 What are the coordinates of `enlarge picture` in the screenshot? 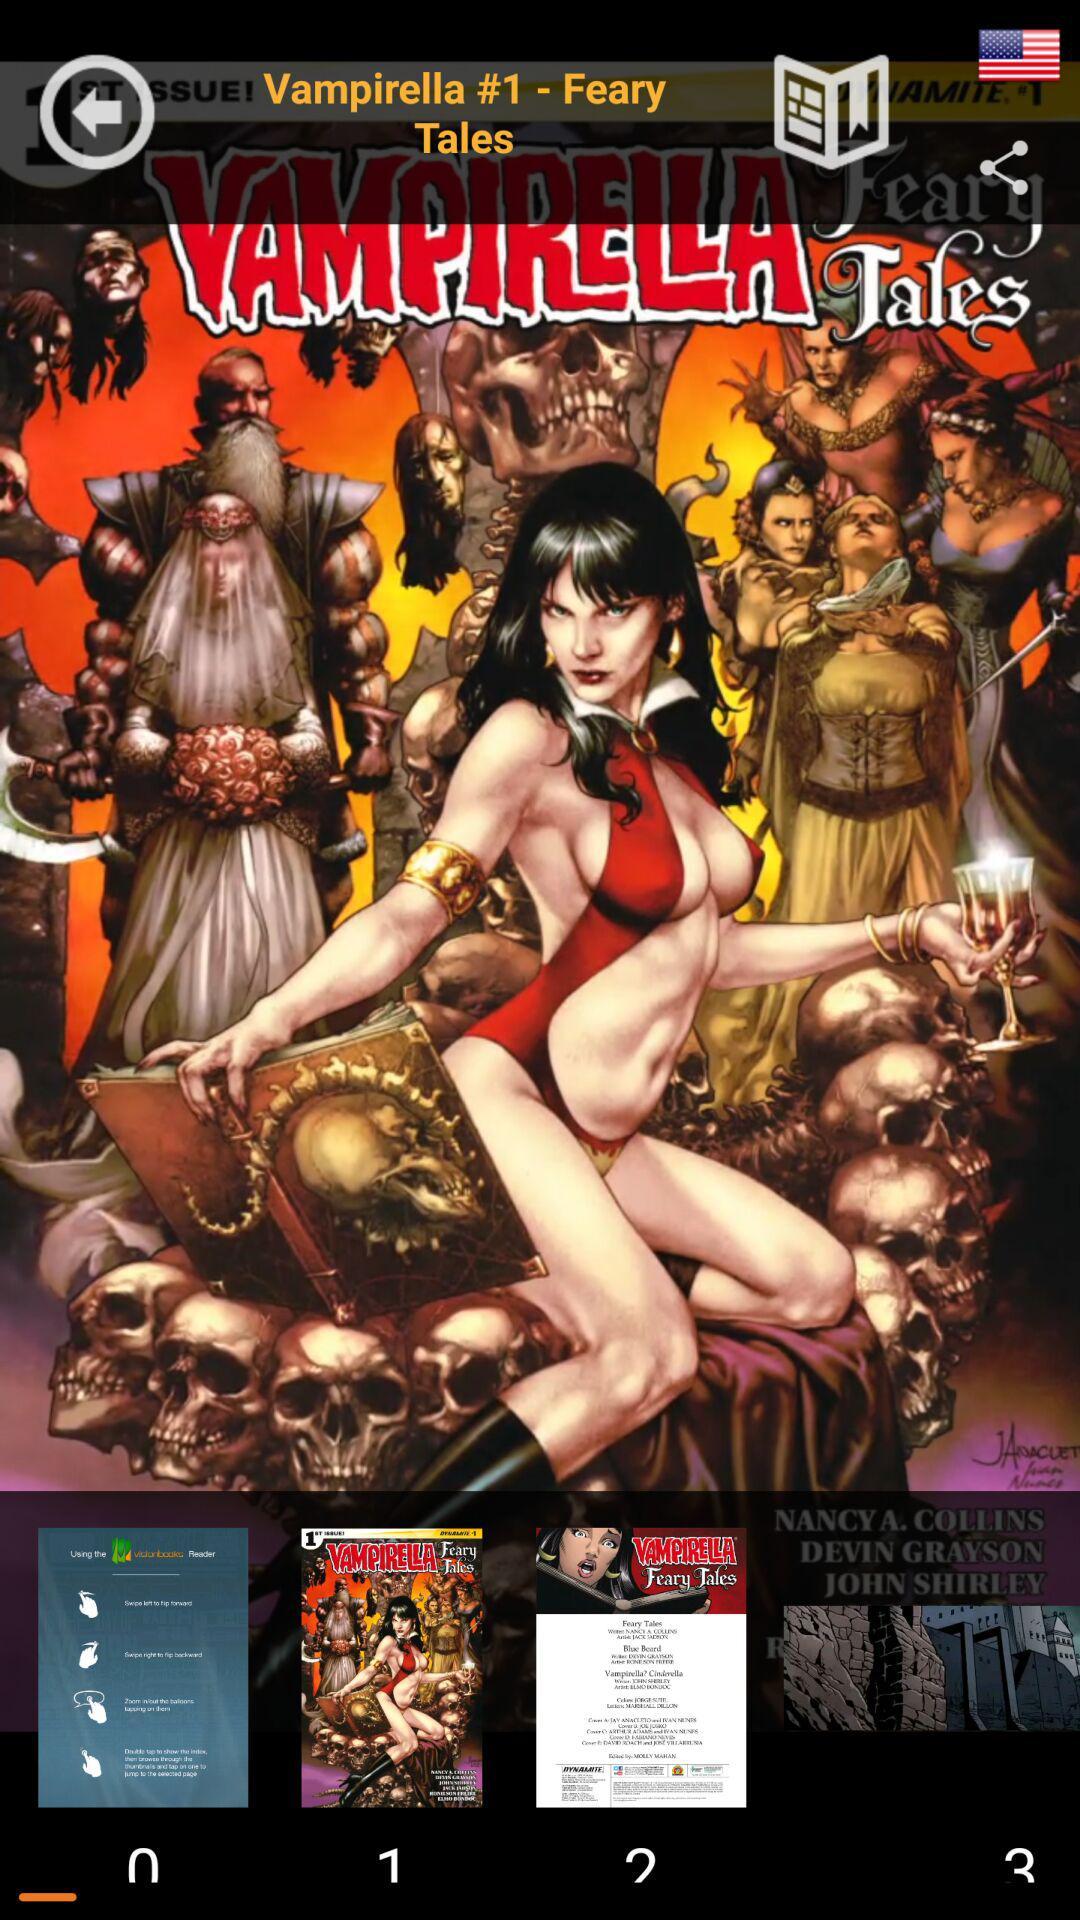 It's located at (922, 1667).